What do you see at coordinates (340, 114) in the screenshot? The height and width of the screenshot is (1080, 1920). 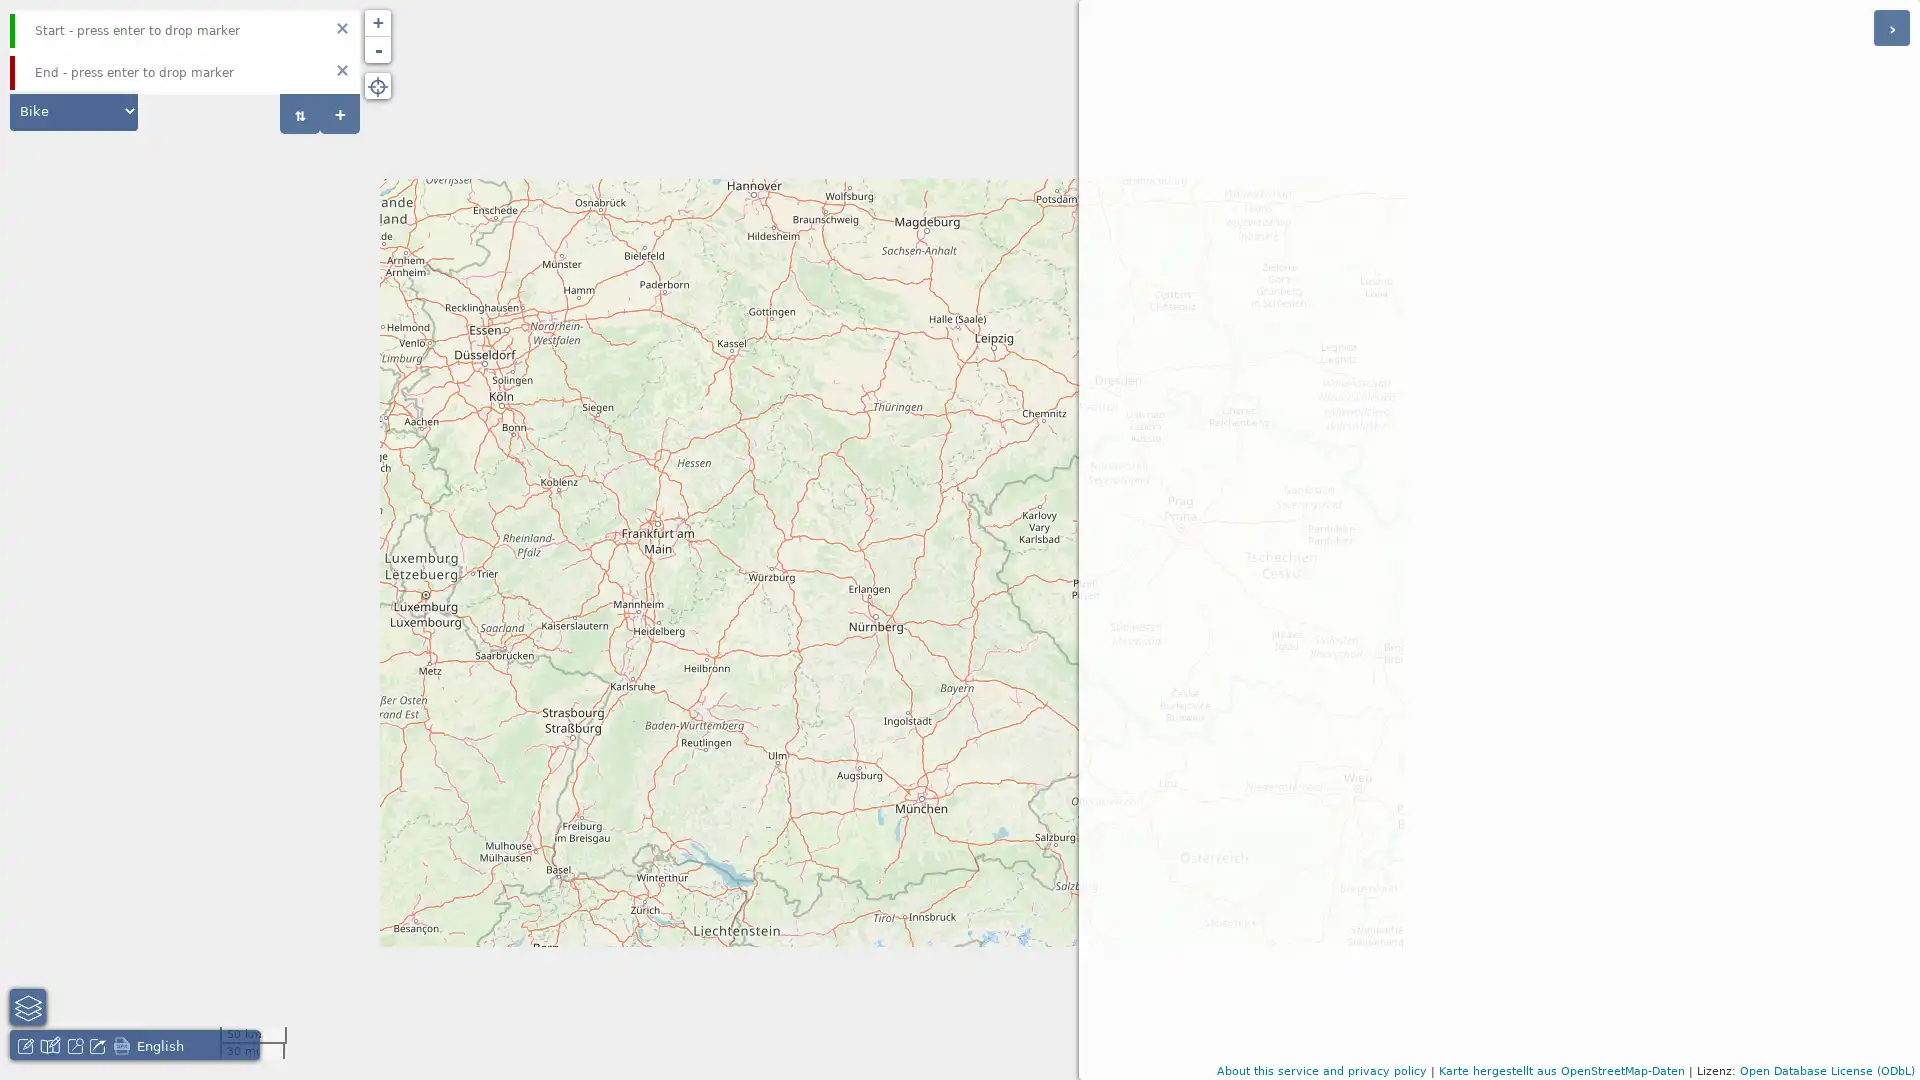 I see `+` at bounding box center [340, 114].